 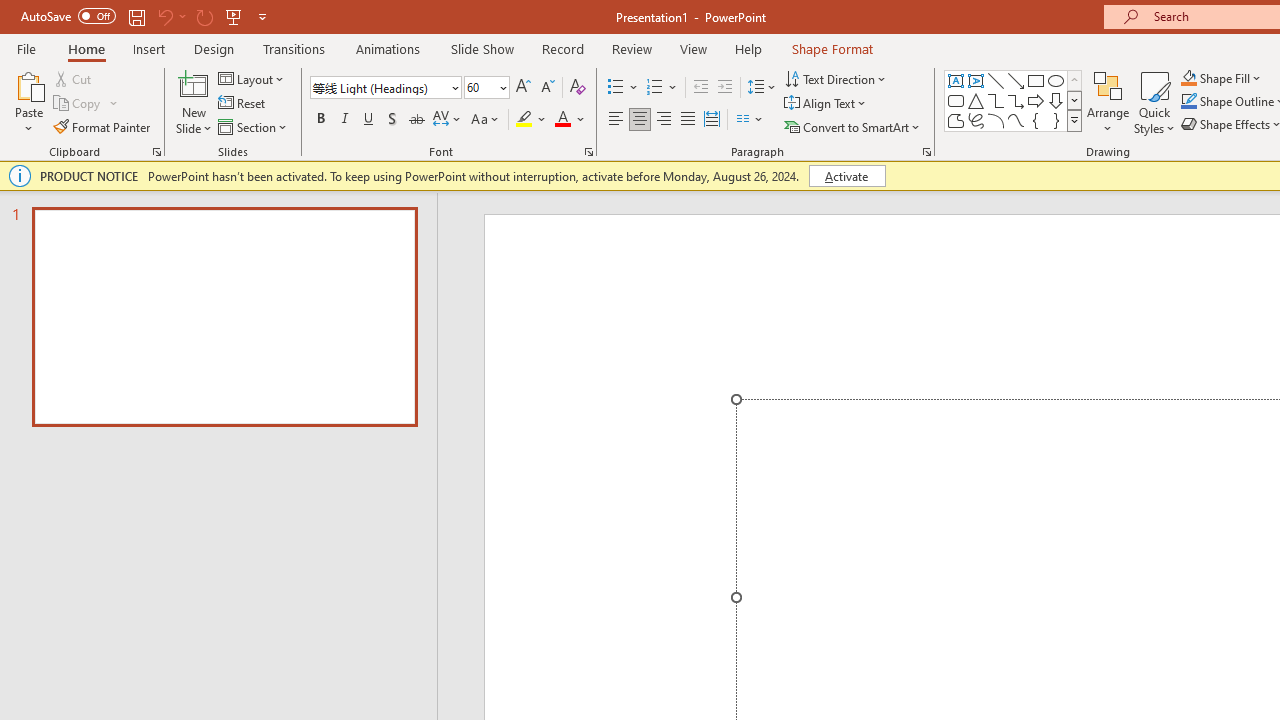 I want to click on 'Bold', so click(x=320, y=119).